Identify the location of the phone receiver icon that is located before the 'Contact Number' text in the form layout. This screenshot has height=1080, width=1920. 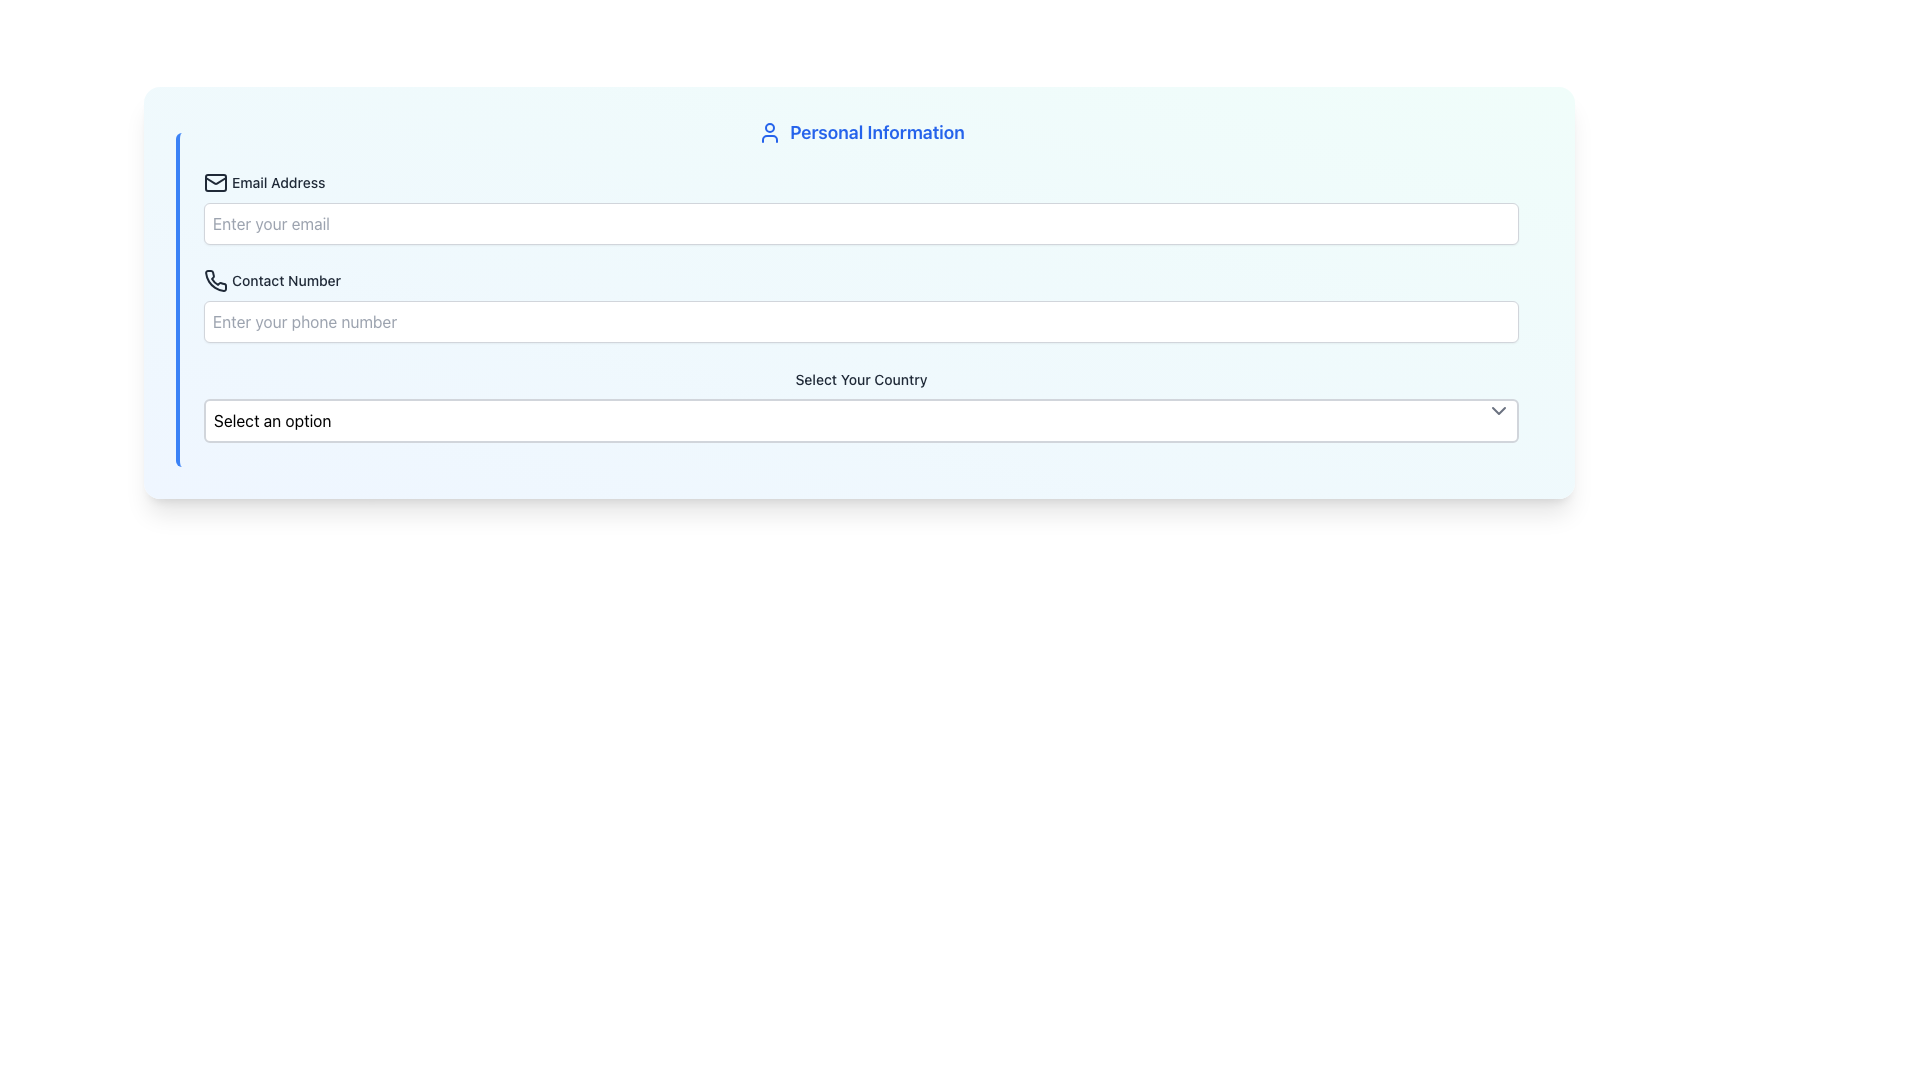
(216, 281).